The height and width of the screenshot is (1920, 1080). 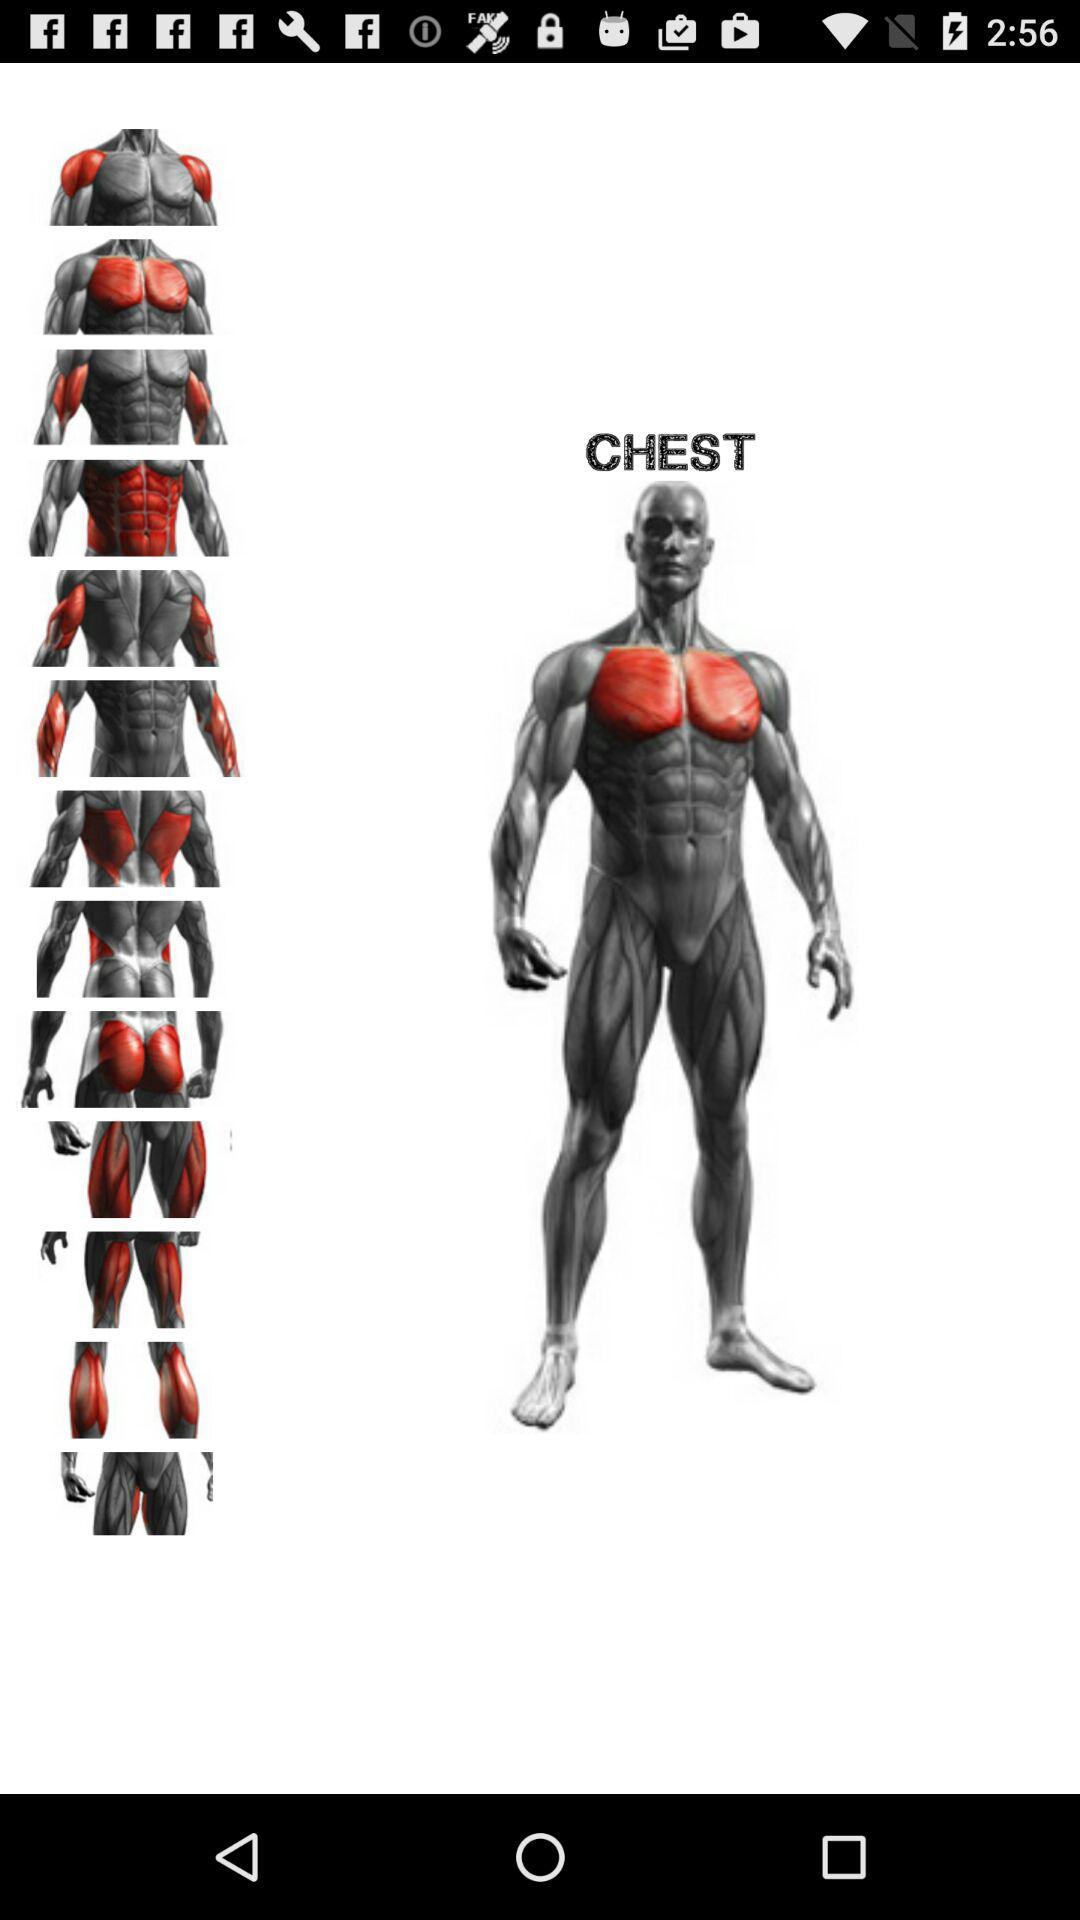 I want to click on switch view area, so click(x=131, y=501).